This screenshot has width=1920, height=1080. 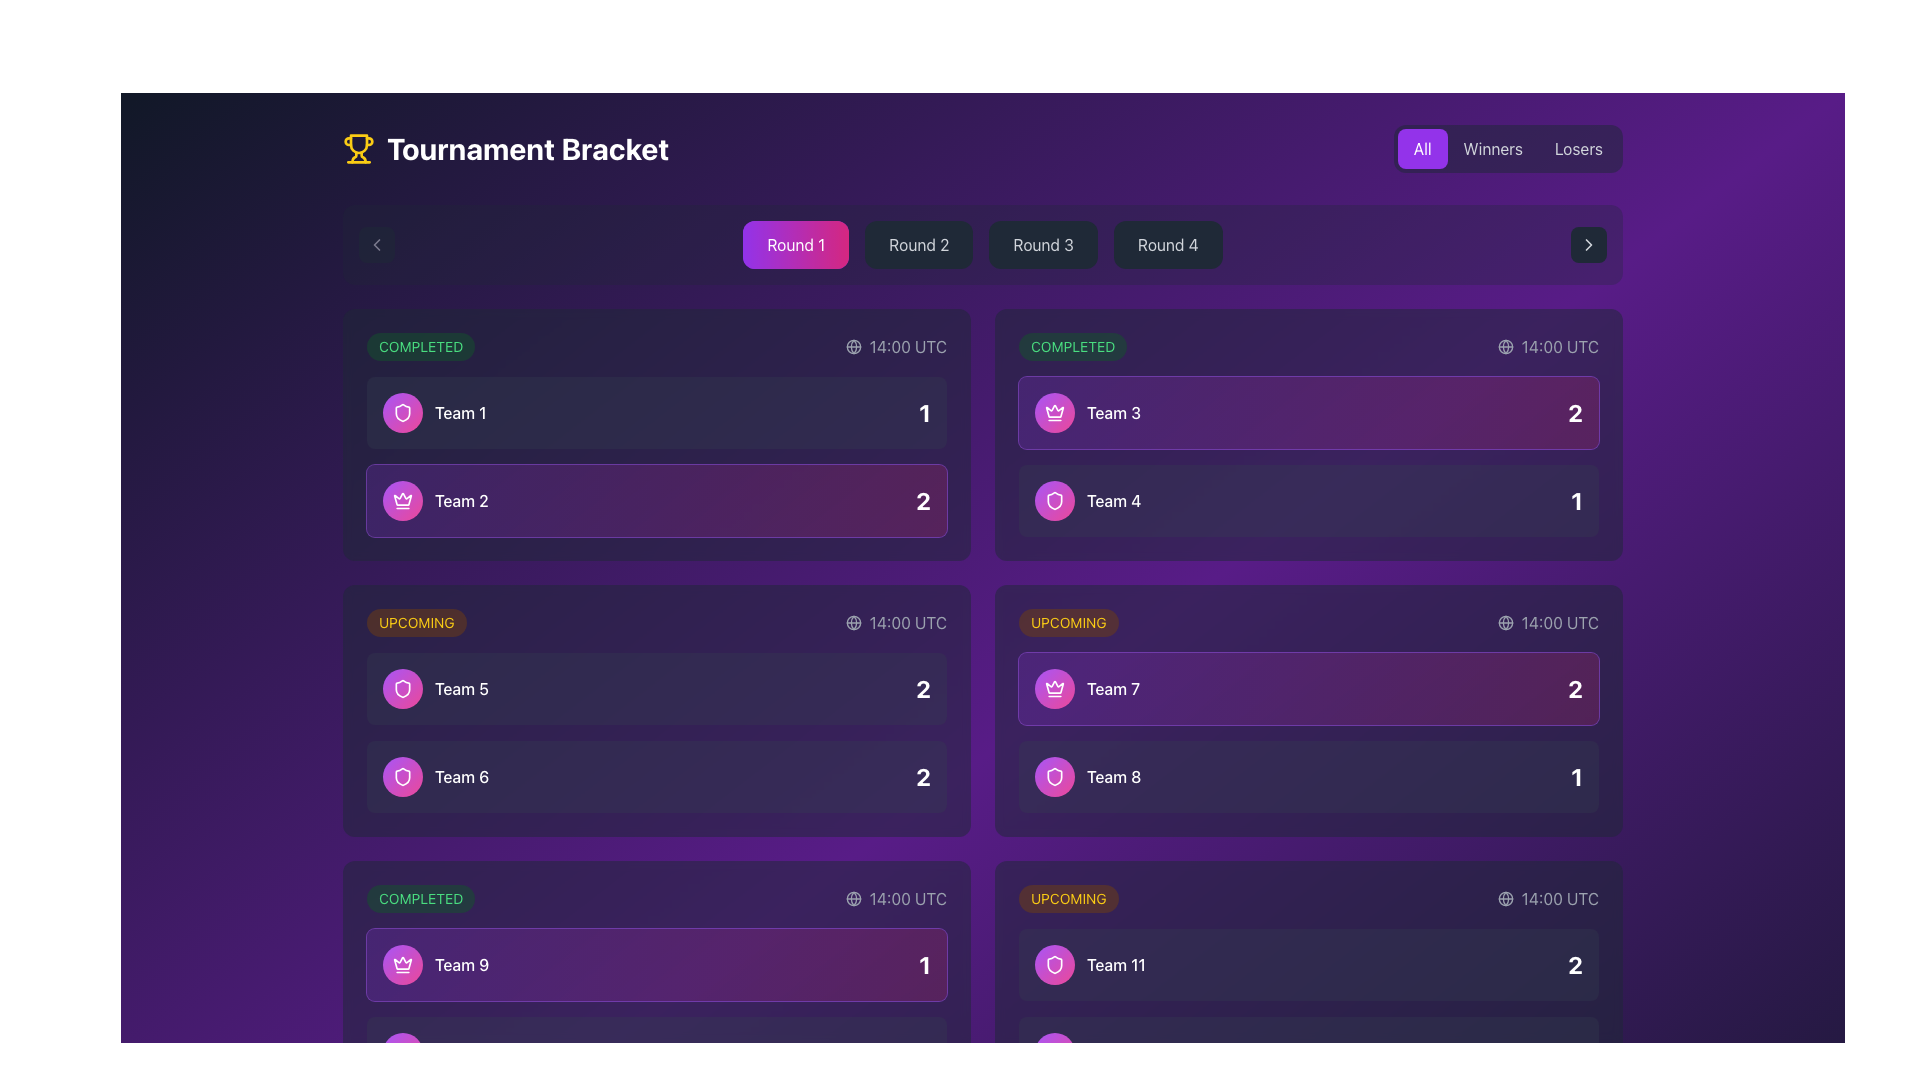 What do you see at coordinates (1587, 244) in the screenshot?
I see `the right-pointing chevron icon that is part of an SVG element, styled in black and red, located on the right side of the filter options panel` at bounding box center [1587, 244].